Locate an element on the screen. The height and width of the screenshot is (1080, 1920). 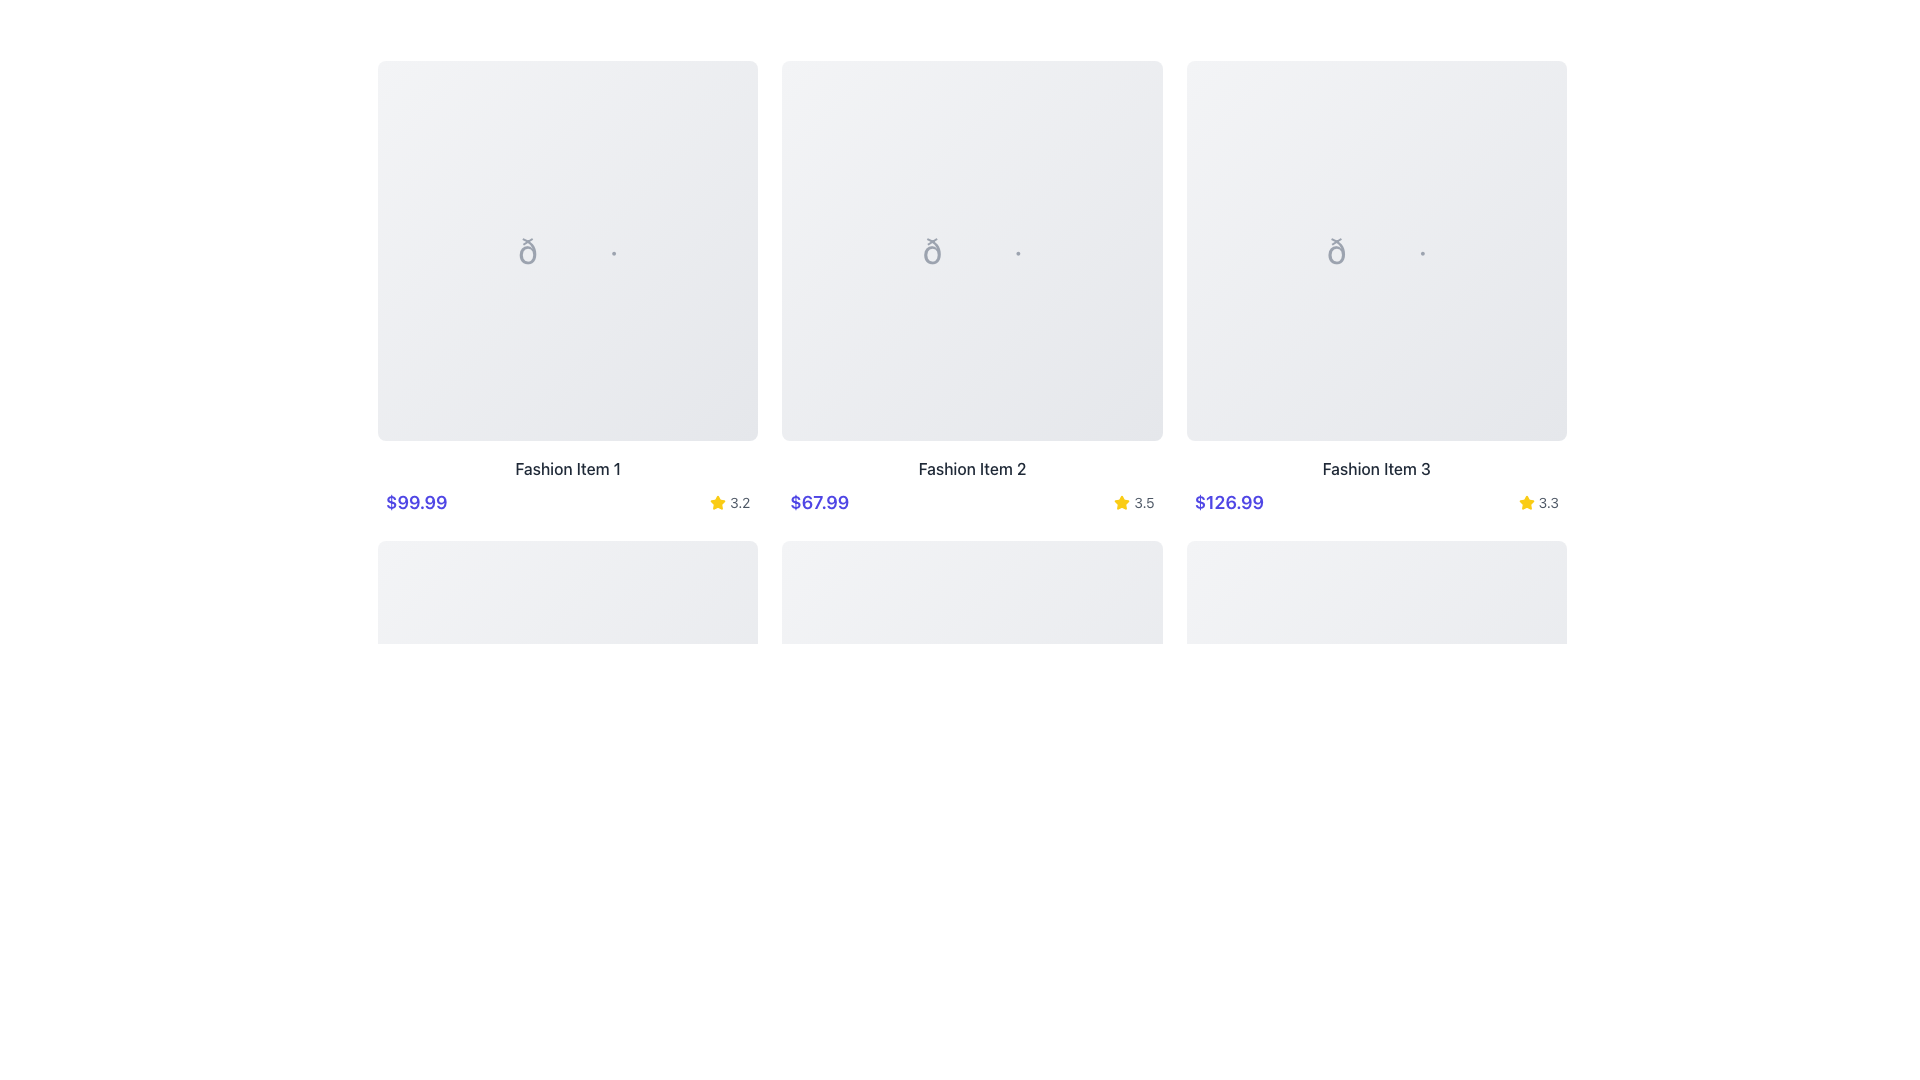
the Text label that serves as the title of the item in the second column of the grid, positioned below the central image placeholder is located at coordinates (972, 469).